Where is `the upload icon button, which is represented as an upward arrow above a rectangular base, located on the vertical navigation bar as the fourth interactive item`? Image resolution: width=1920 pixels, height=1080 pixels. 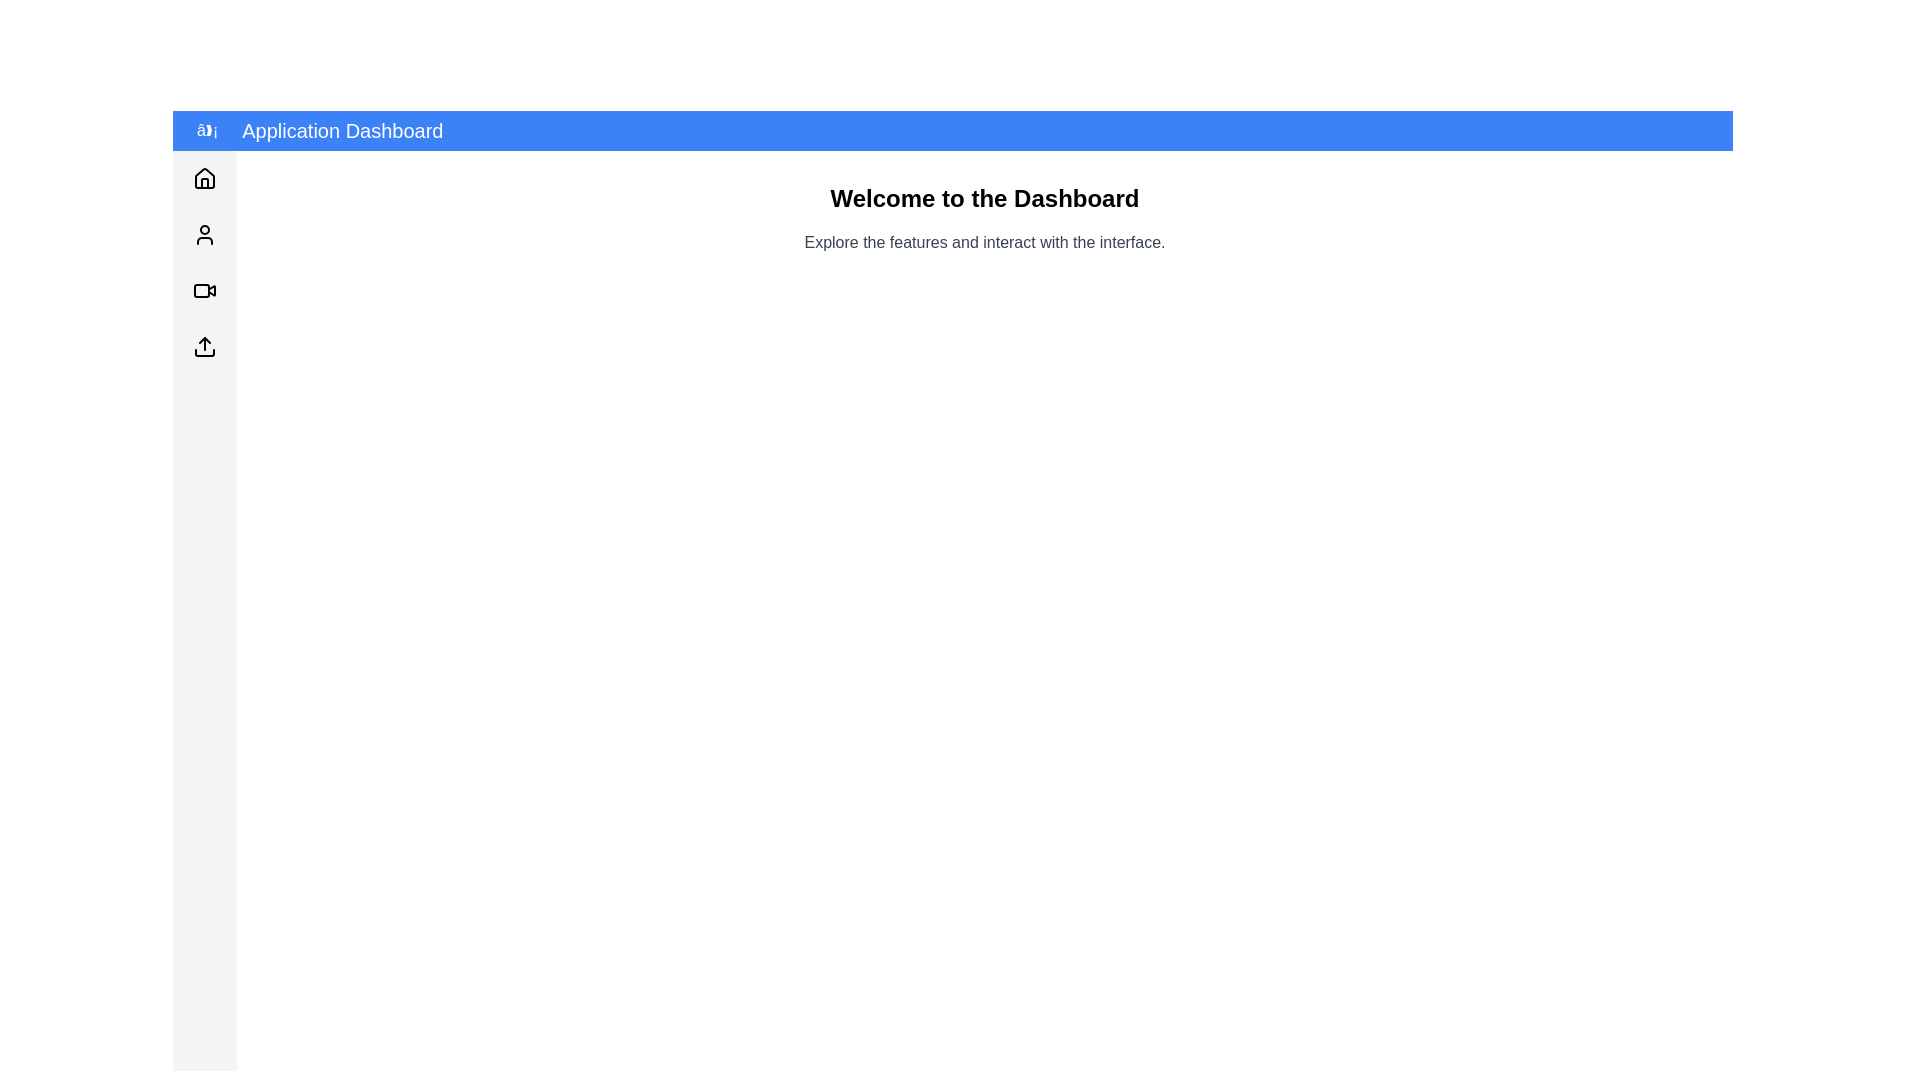 the upload icon button, which is represented as an upward arrow above a rectangular base, located on the vertical navigation bar as the fourth interactive item is located at coordinates (205, 346).